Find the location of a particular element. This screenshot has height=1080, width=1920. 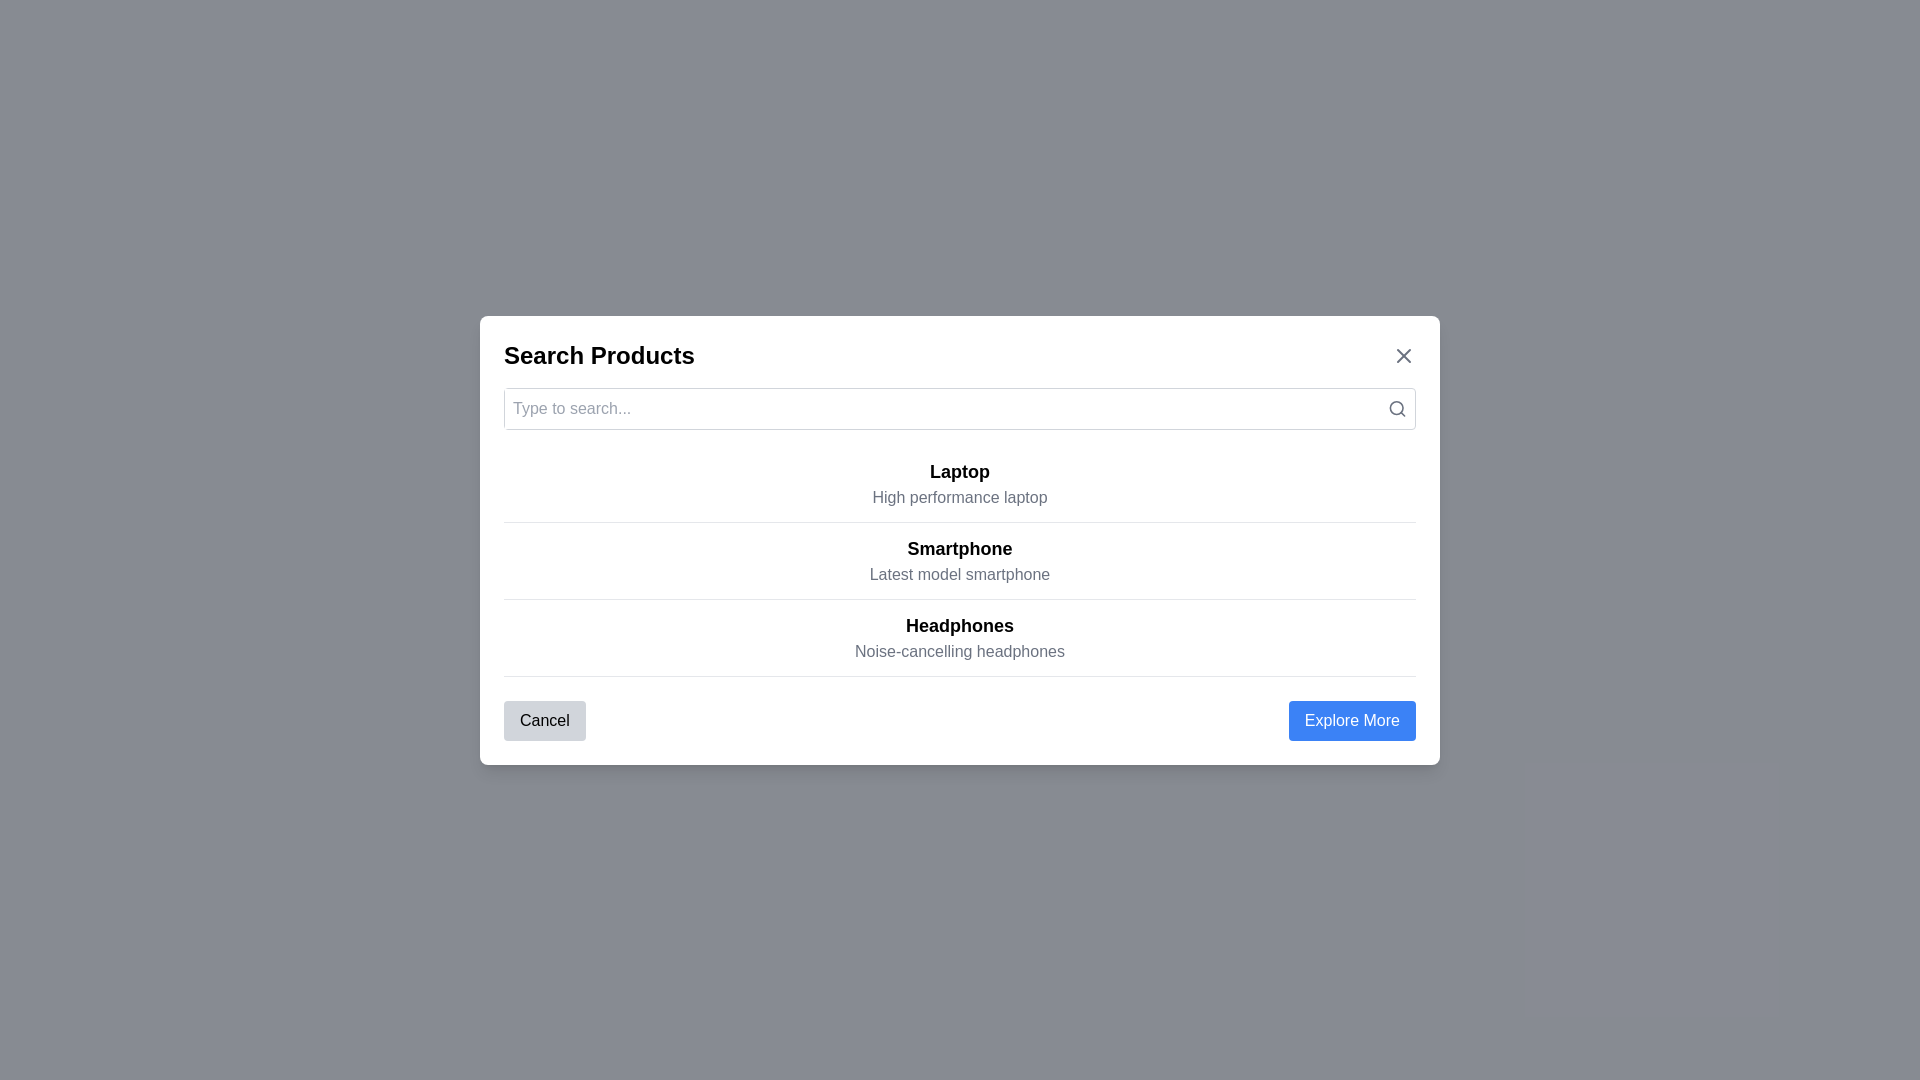

the Close button, which is a circular icon with an 'X' in the top-right corner of the modal, located immediately is located at coordinates (1402, 354).